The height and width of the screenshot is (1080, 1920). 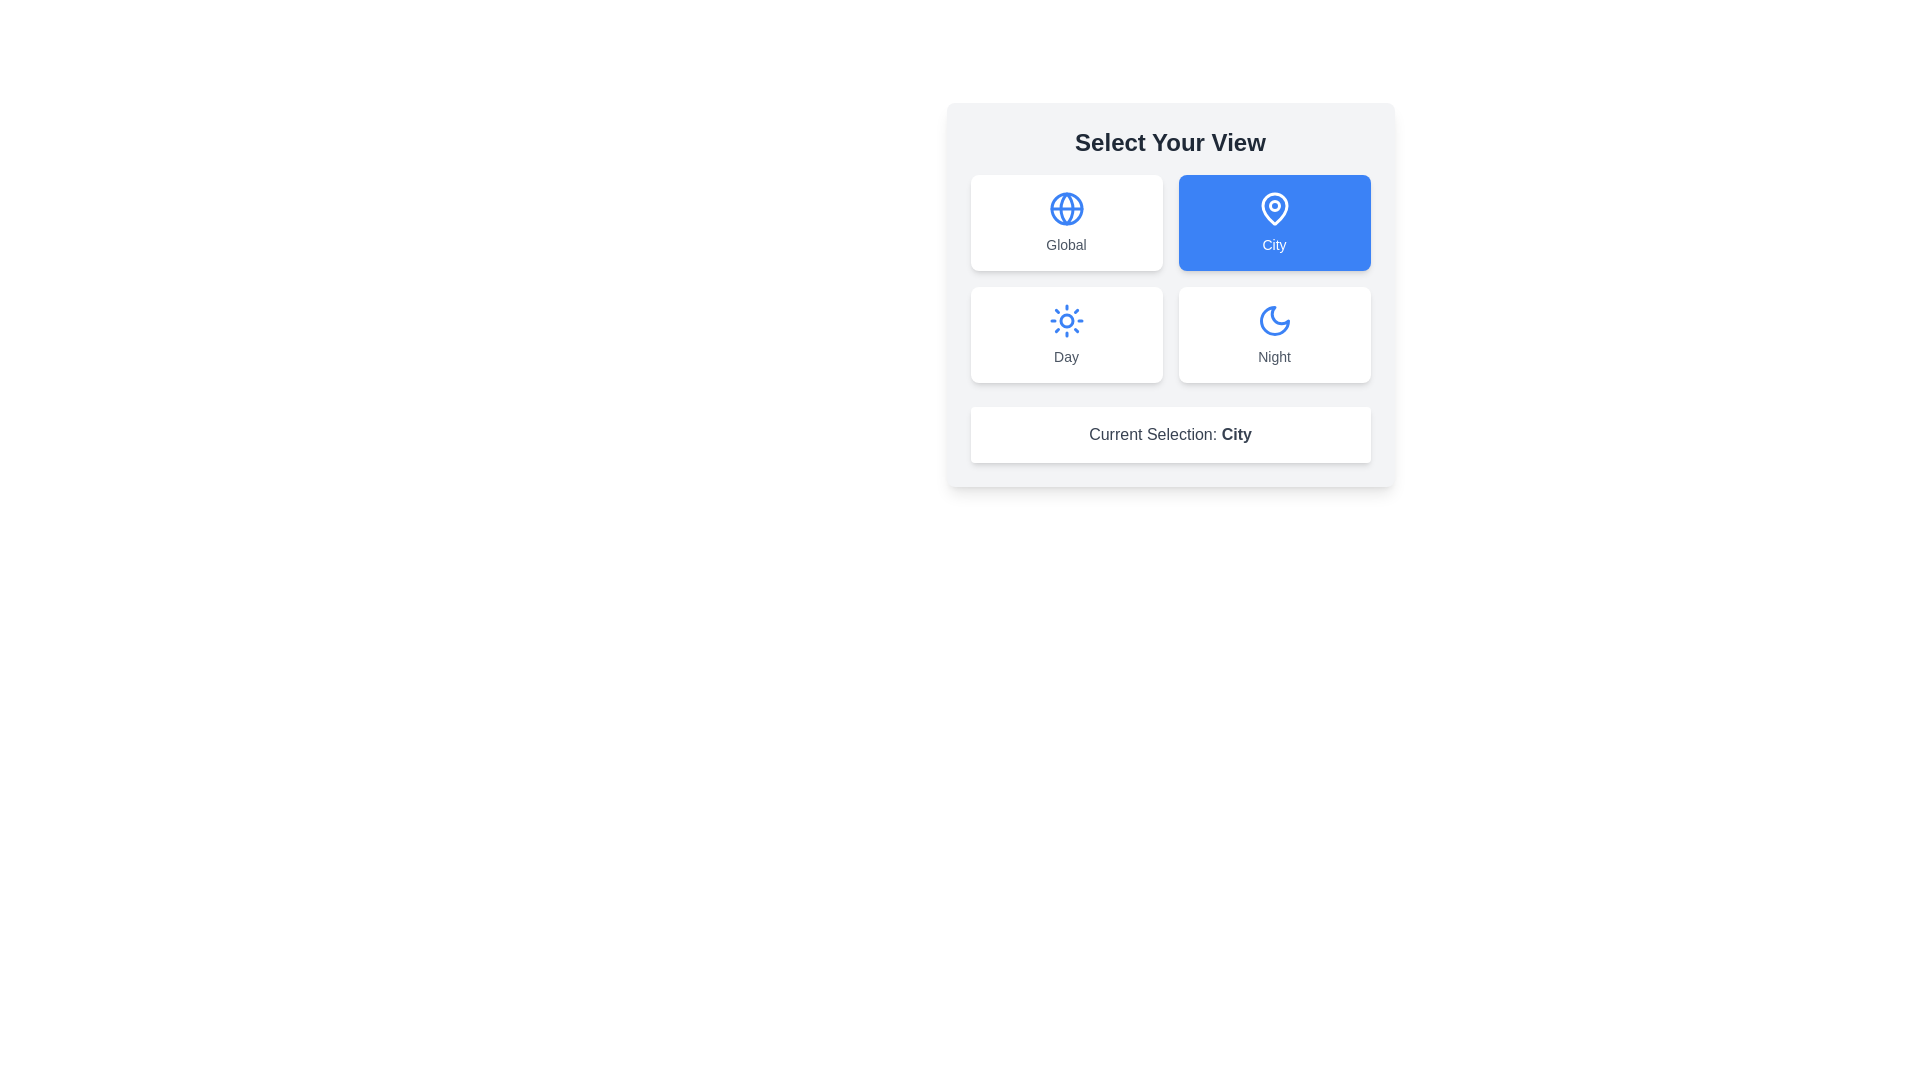 I want to click on the Informational Label that displays 'Current Selection: City', which has a white background, rounded corners, and centered text, so click(x=1170, y=434).